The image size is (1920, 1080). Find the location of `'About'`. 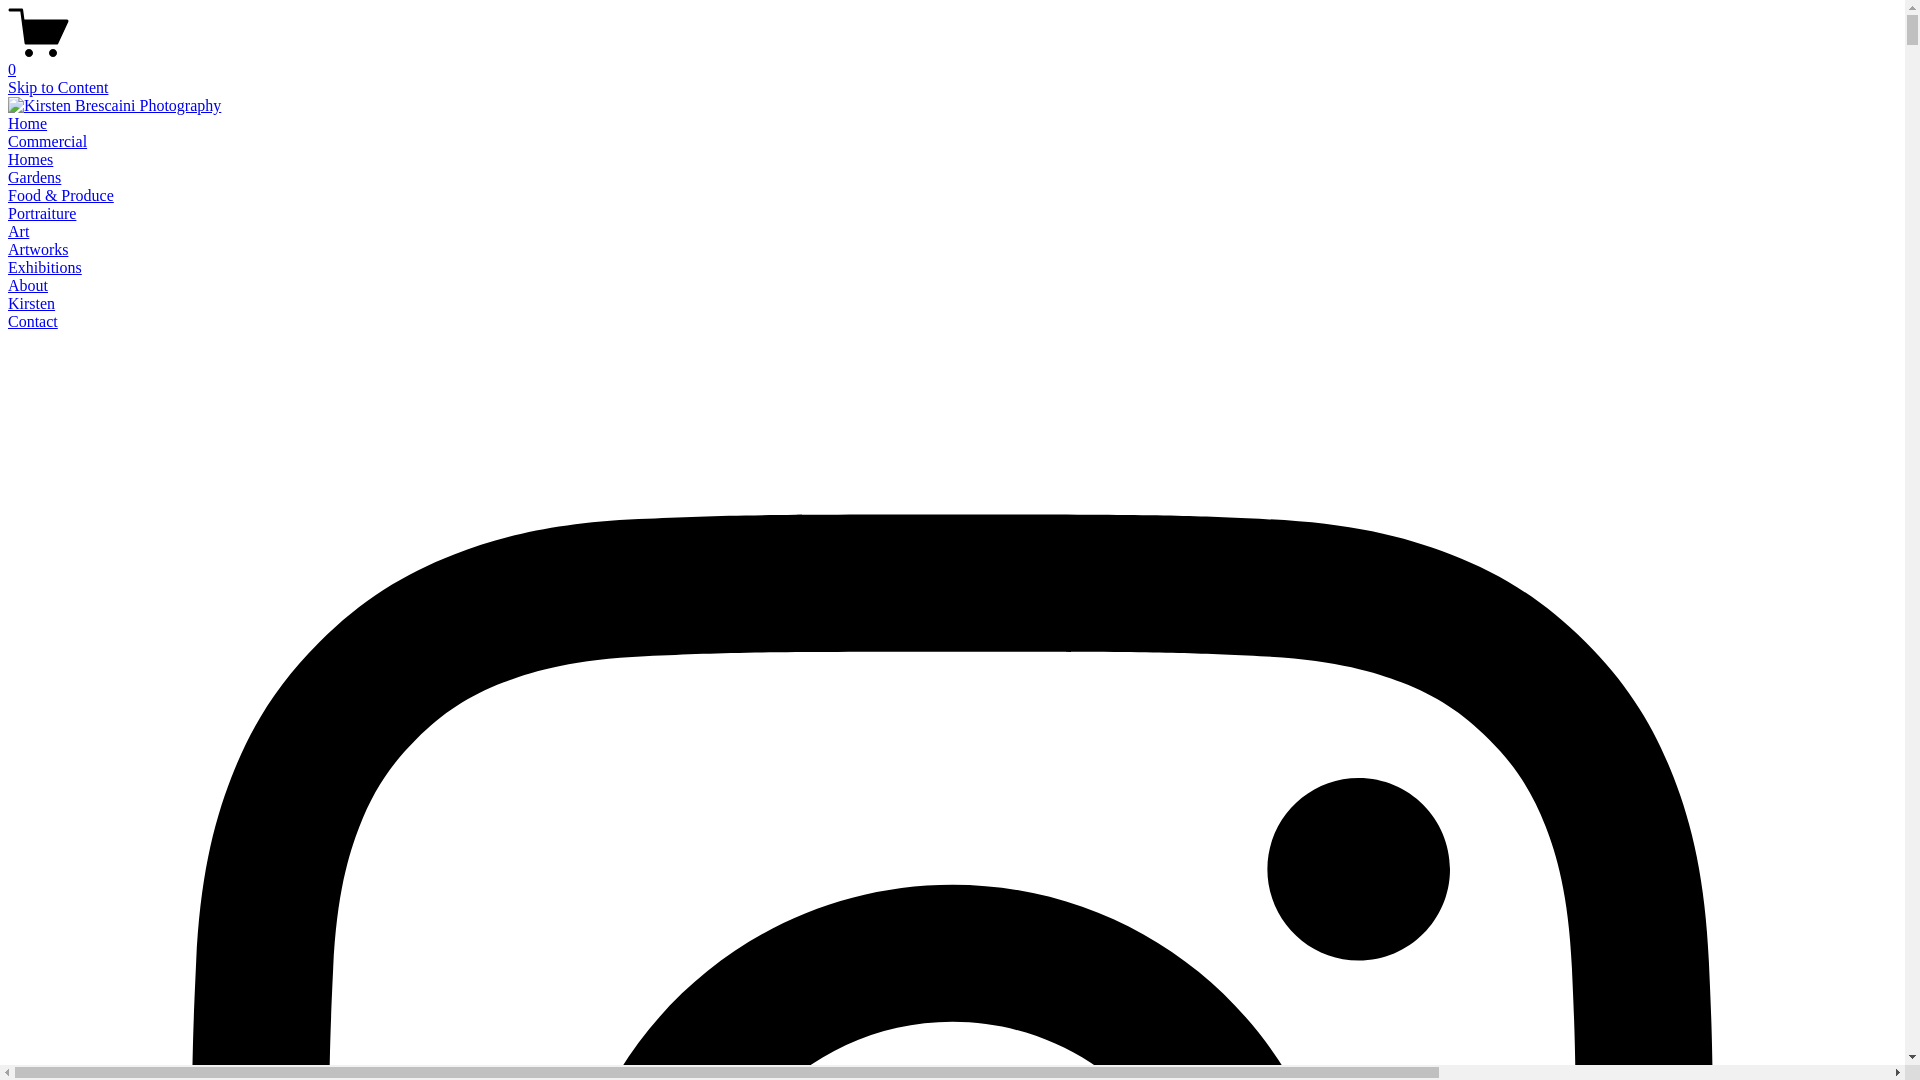

'About' is located at coordinates (28, 285).